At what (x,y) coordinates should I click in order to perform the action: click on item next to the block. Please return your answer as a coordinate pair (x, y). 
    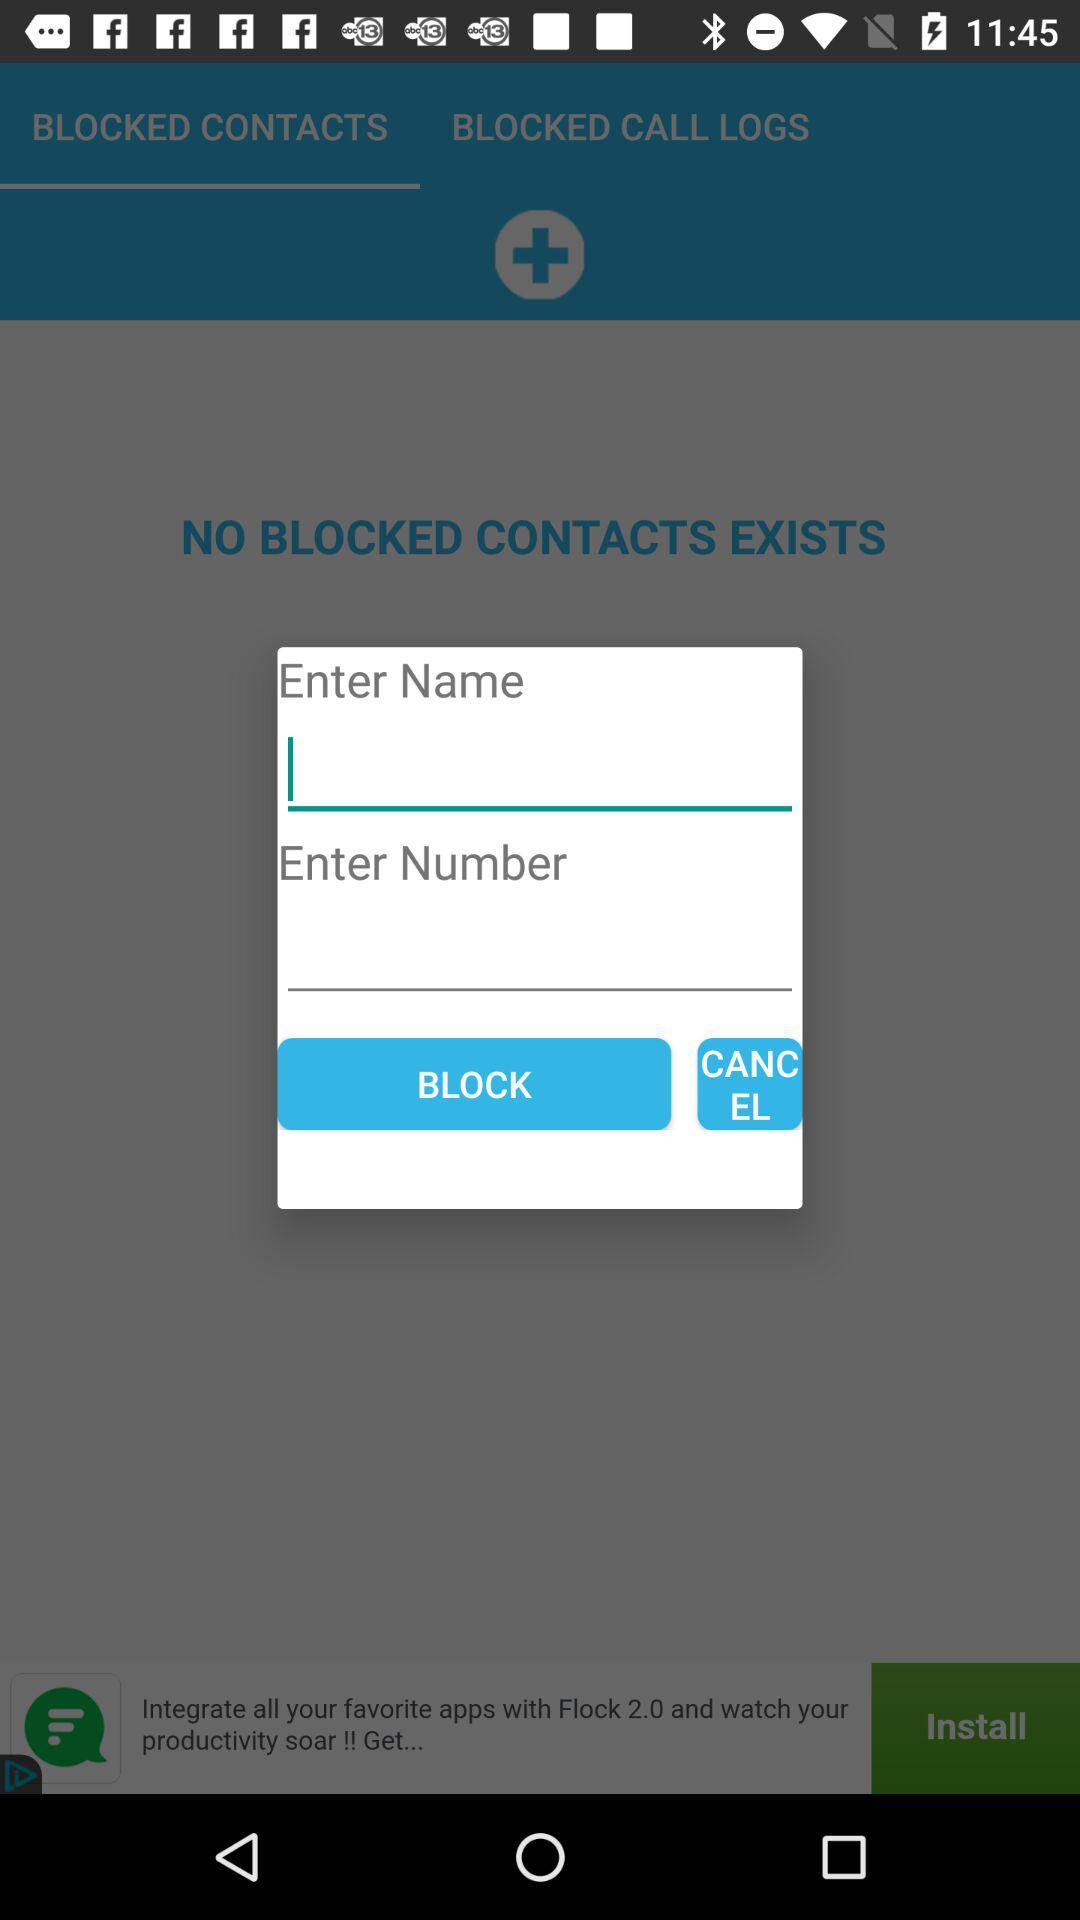
    Looking at the image, I should click on (749, 1083).